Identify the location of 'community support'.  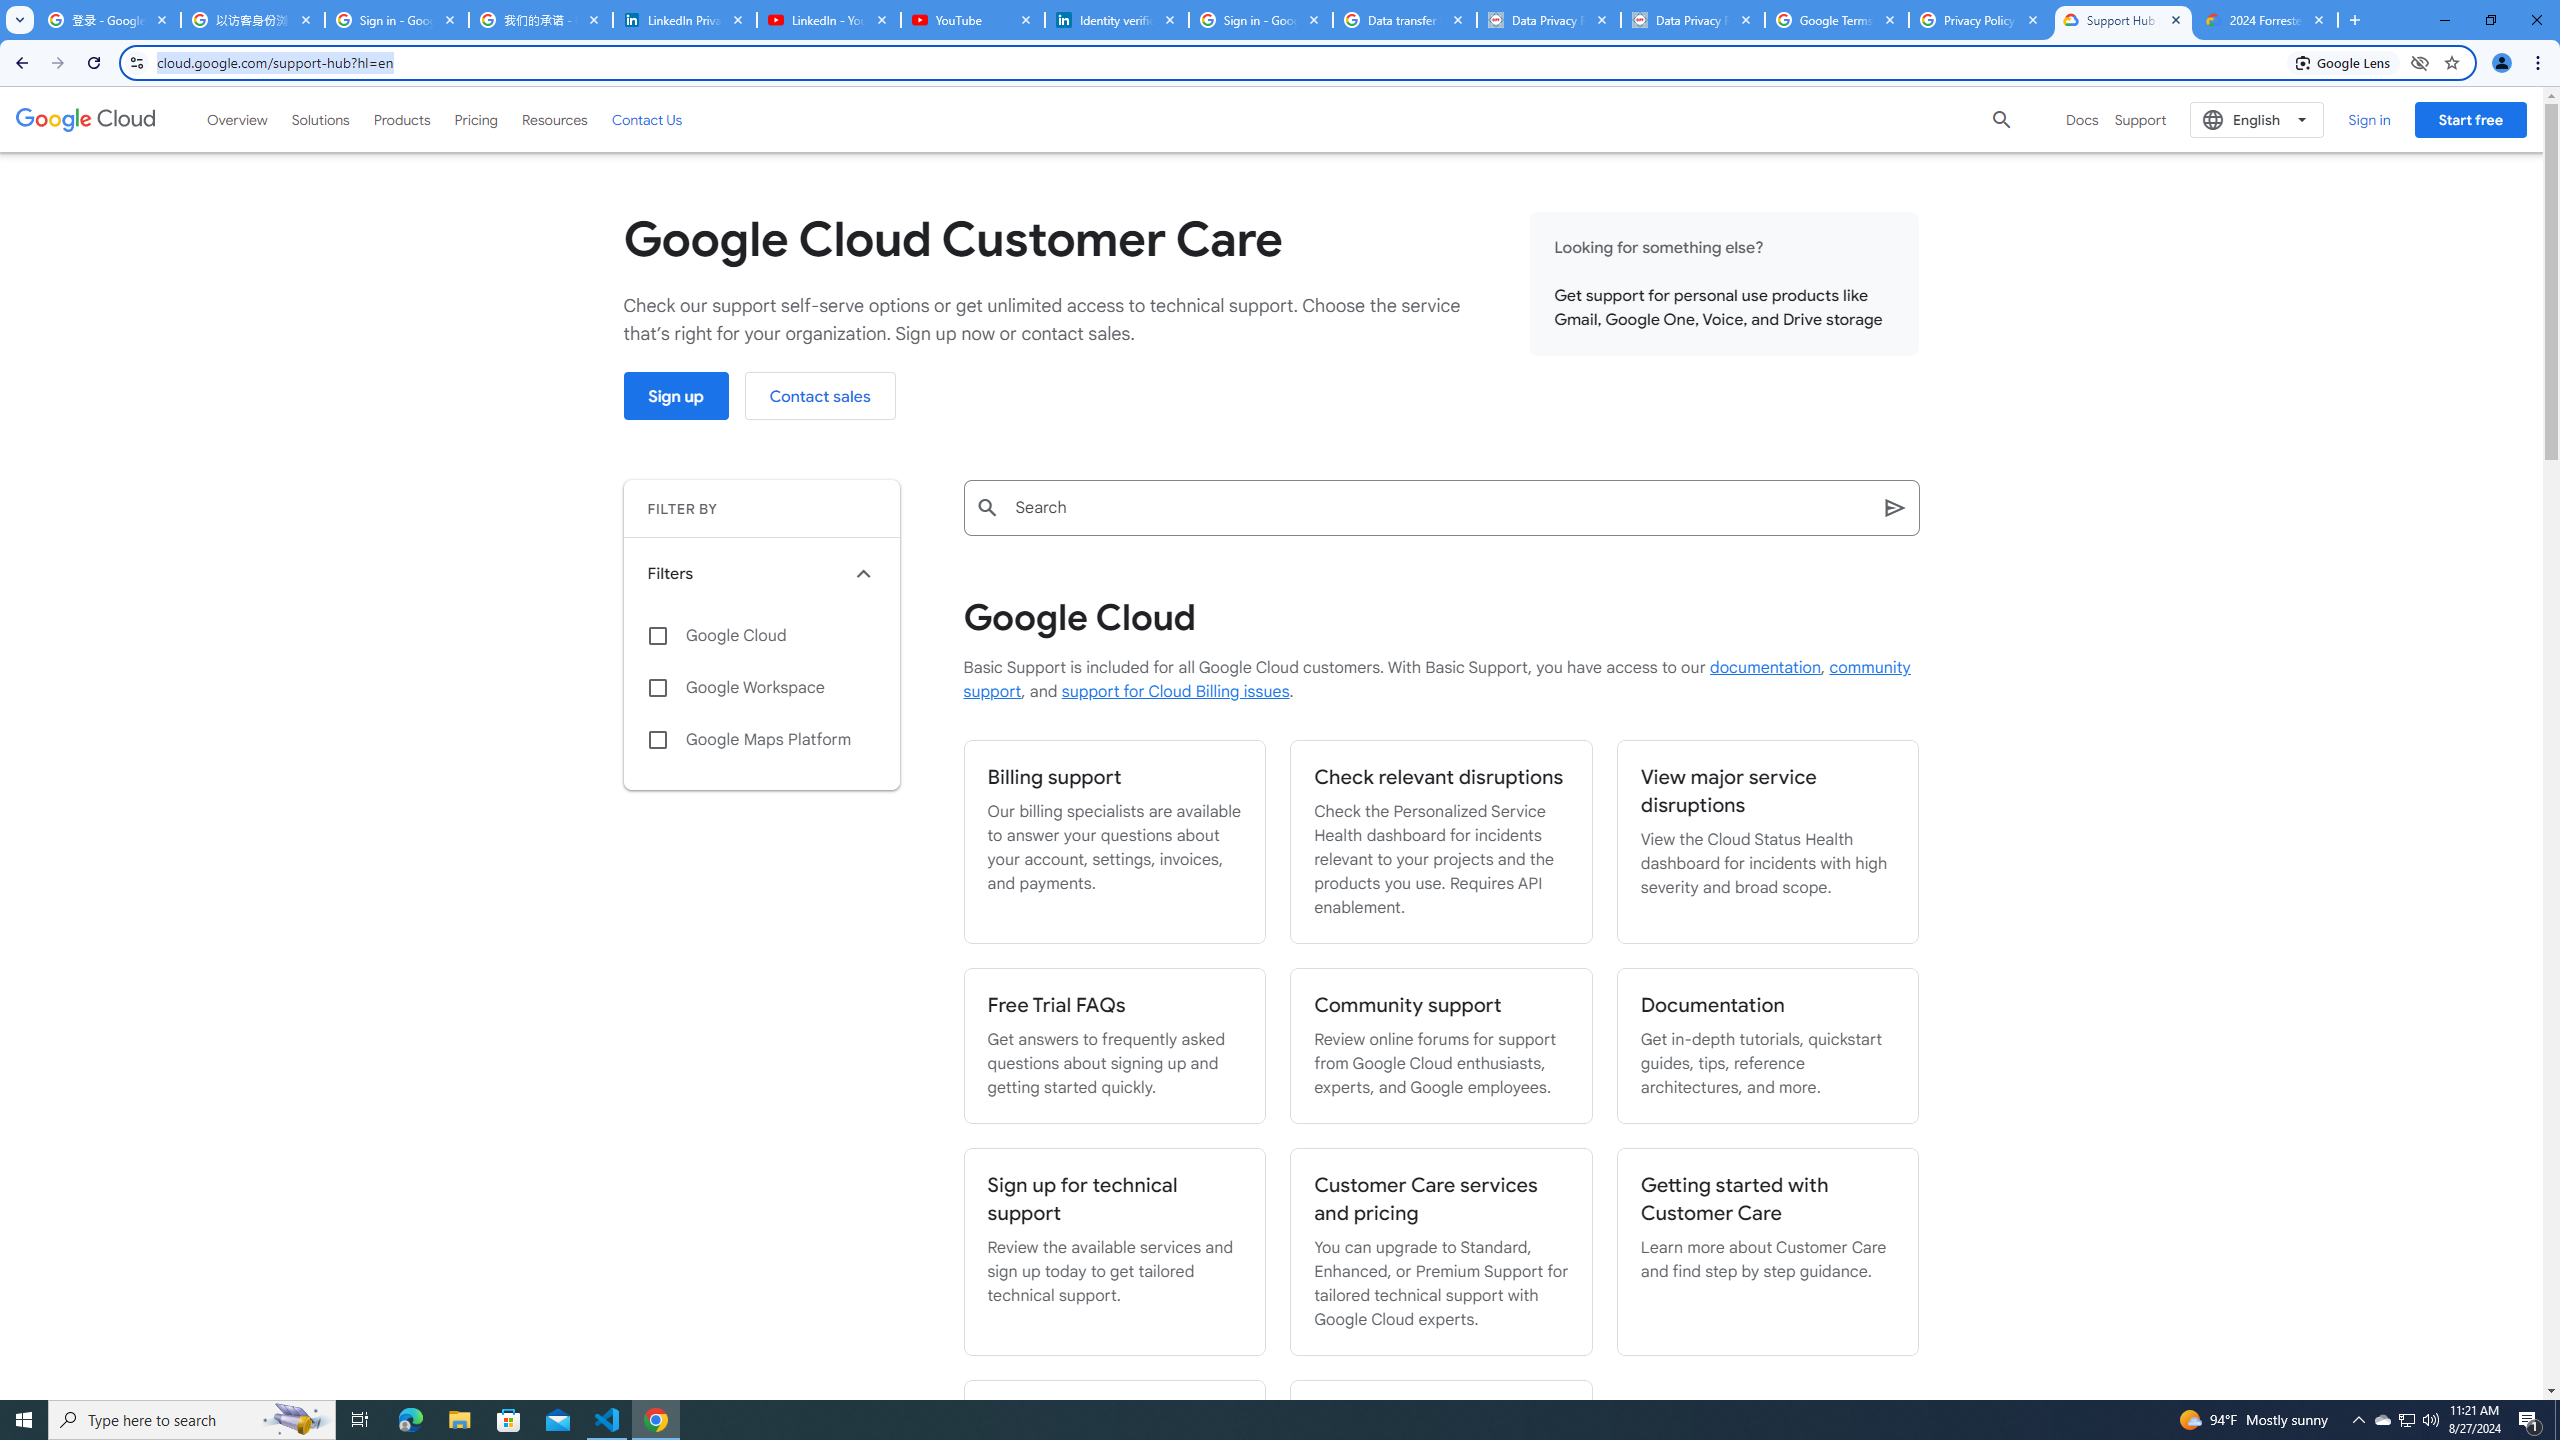
(1435, 679).